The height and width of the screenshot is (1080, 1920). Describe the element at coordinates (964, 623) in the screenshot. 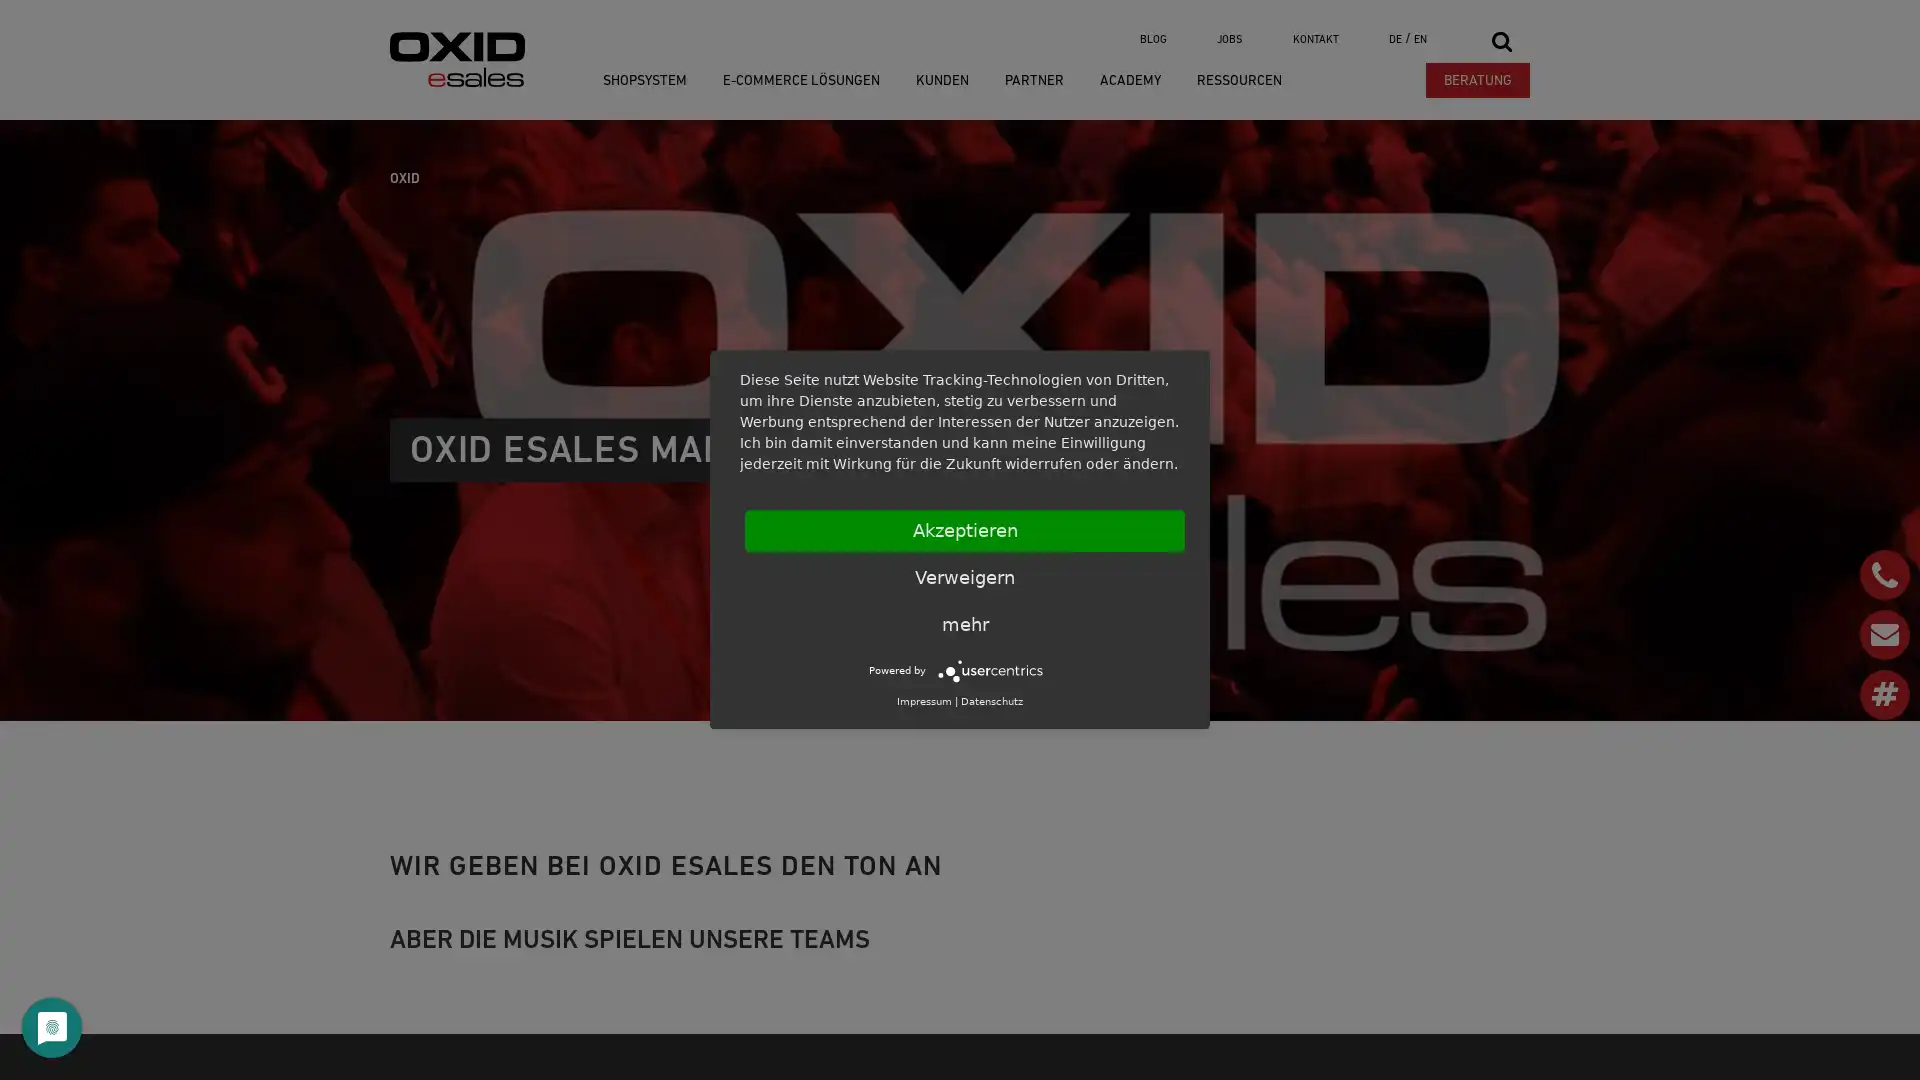

I see `mehr` at that location.